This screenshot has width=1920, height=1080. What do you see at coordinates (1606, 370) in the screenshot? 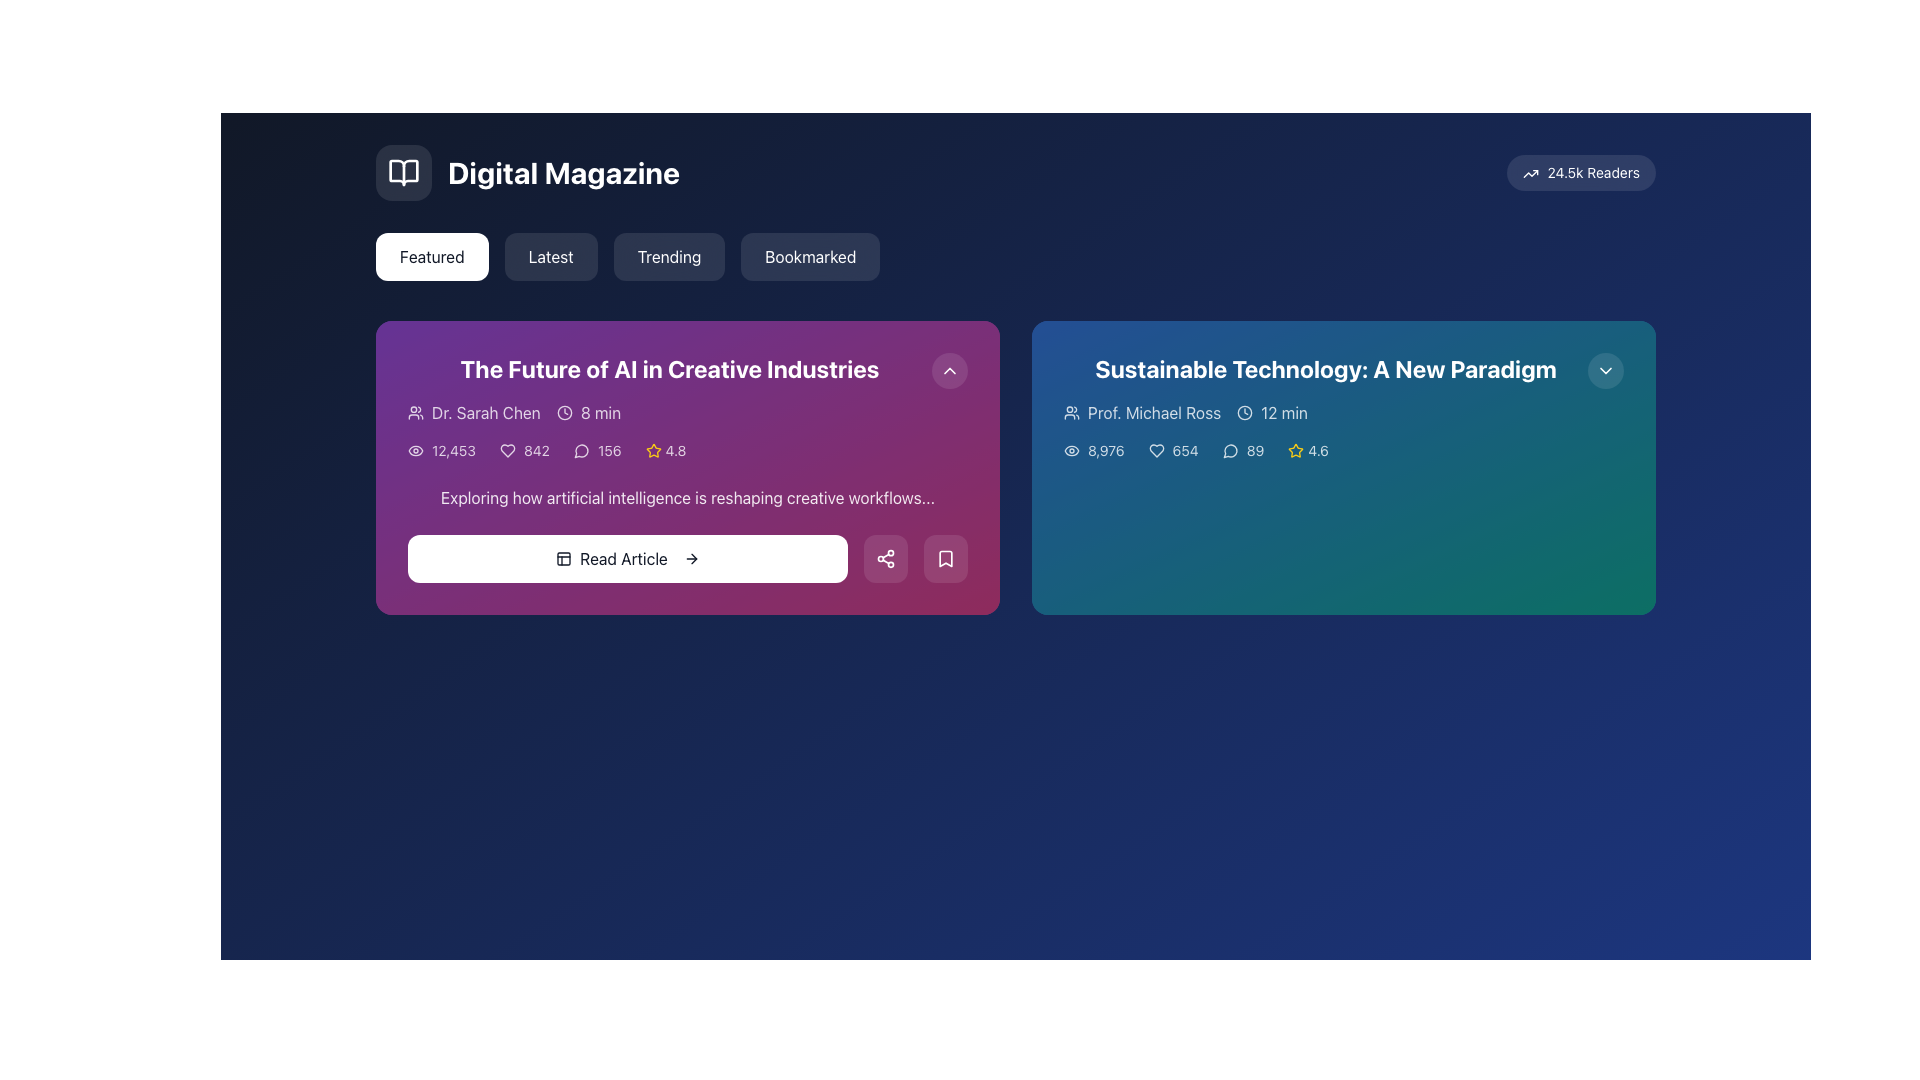
I see `the interactive dropdown trigger button located in the top-right corner of the card labeled 'Sustainable Technology: A New Paradigm'` at bounding box center [1606, 370].